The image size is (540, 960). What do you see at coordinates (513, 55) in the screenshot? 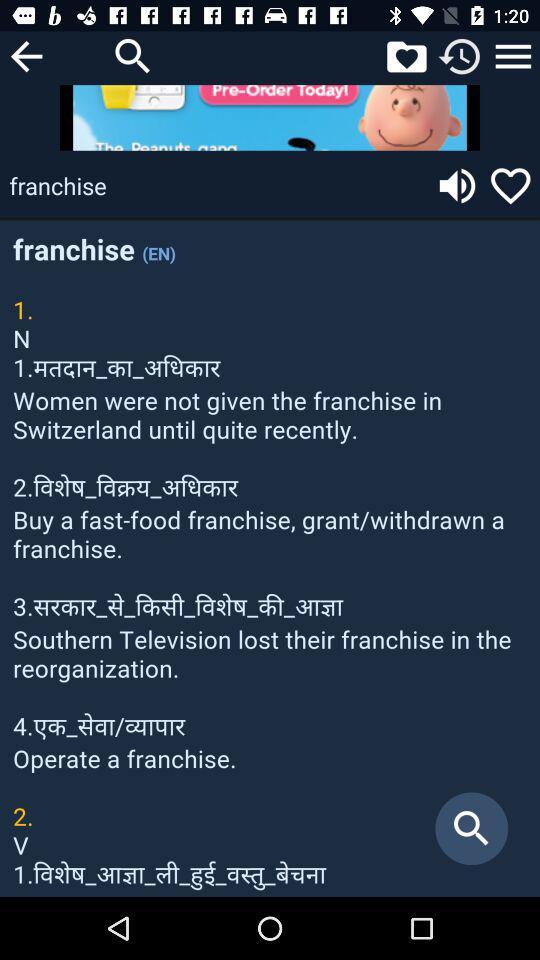
I see `icon` at bounding box center [513, 55].